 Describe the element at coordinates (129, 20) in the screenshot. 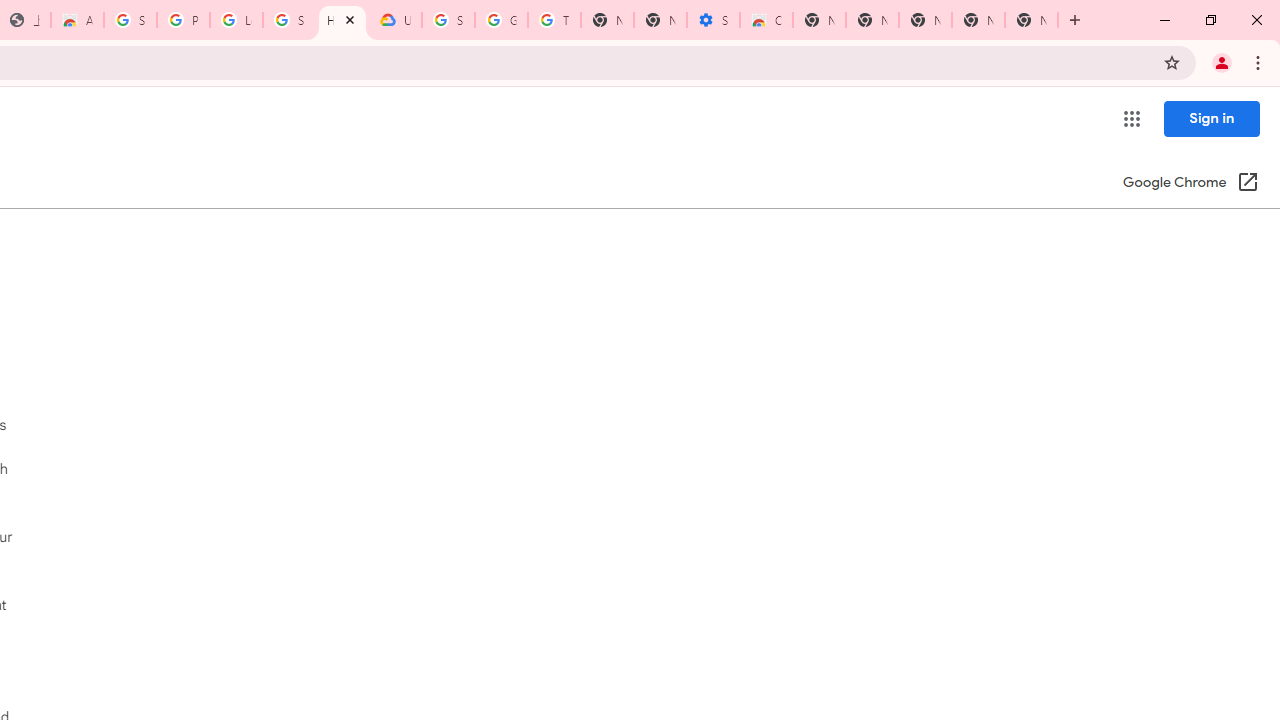

I see `'Sign in - Google Accounts'` at that location.